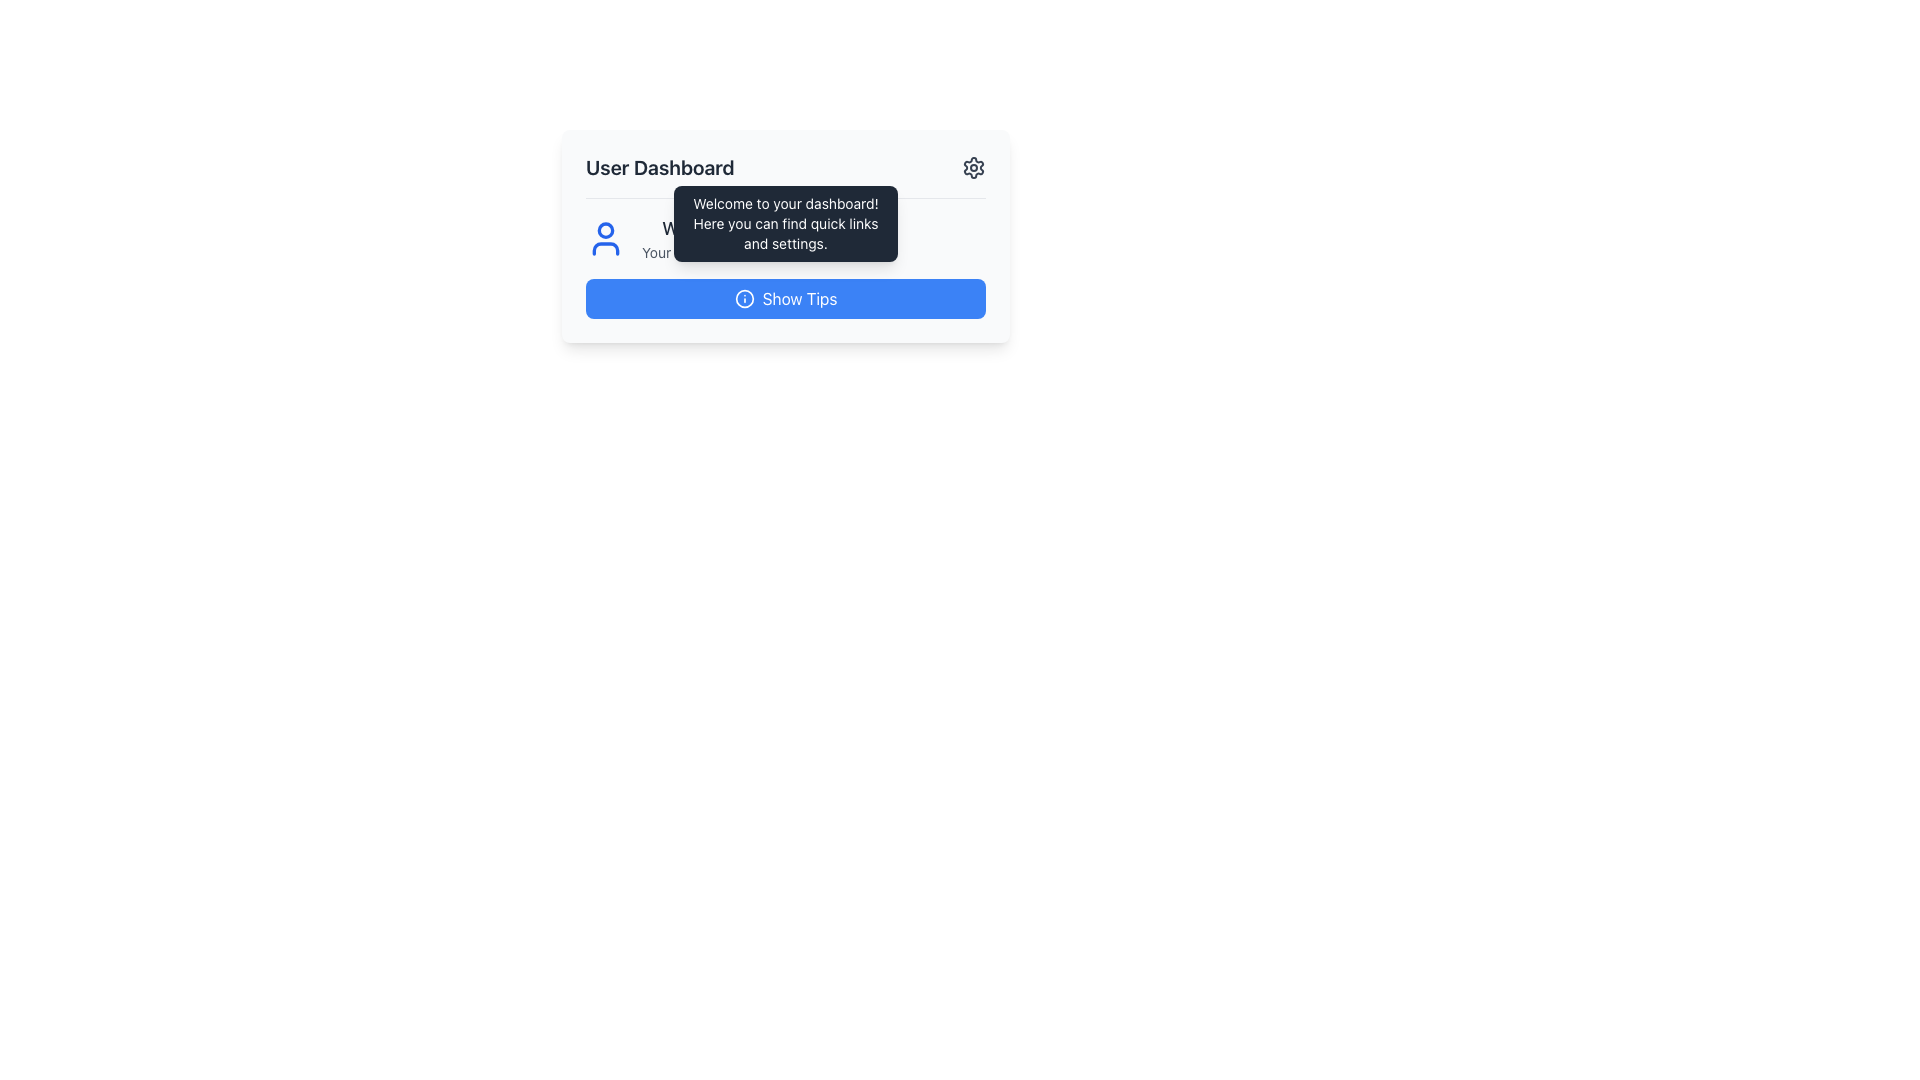 The width and height of the screenshot is (1920, 1080). Describe the element at coordinates (604, 229) in the screenshot. I see `the user's avatar circular icon located in the dashboard, which is positioned to the left of the 'Your Dashboard' text` at that location.